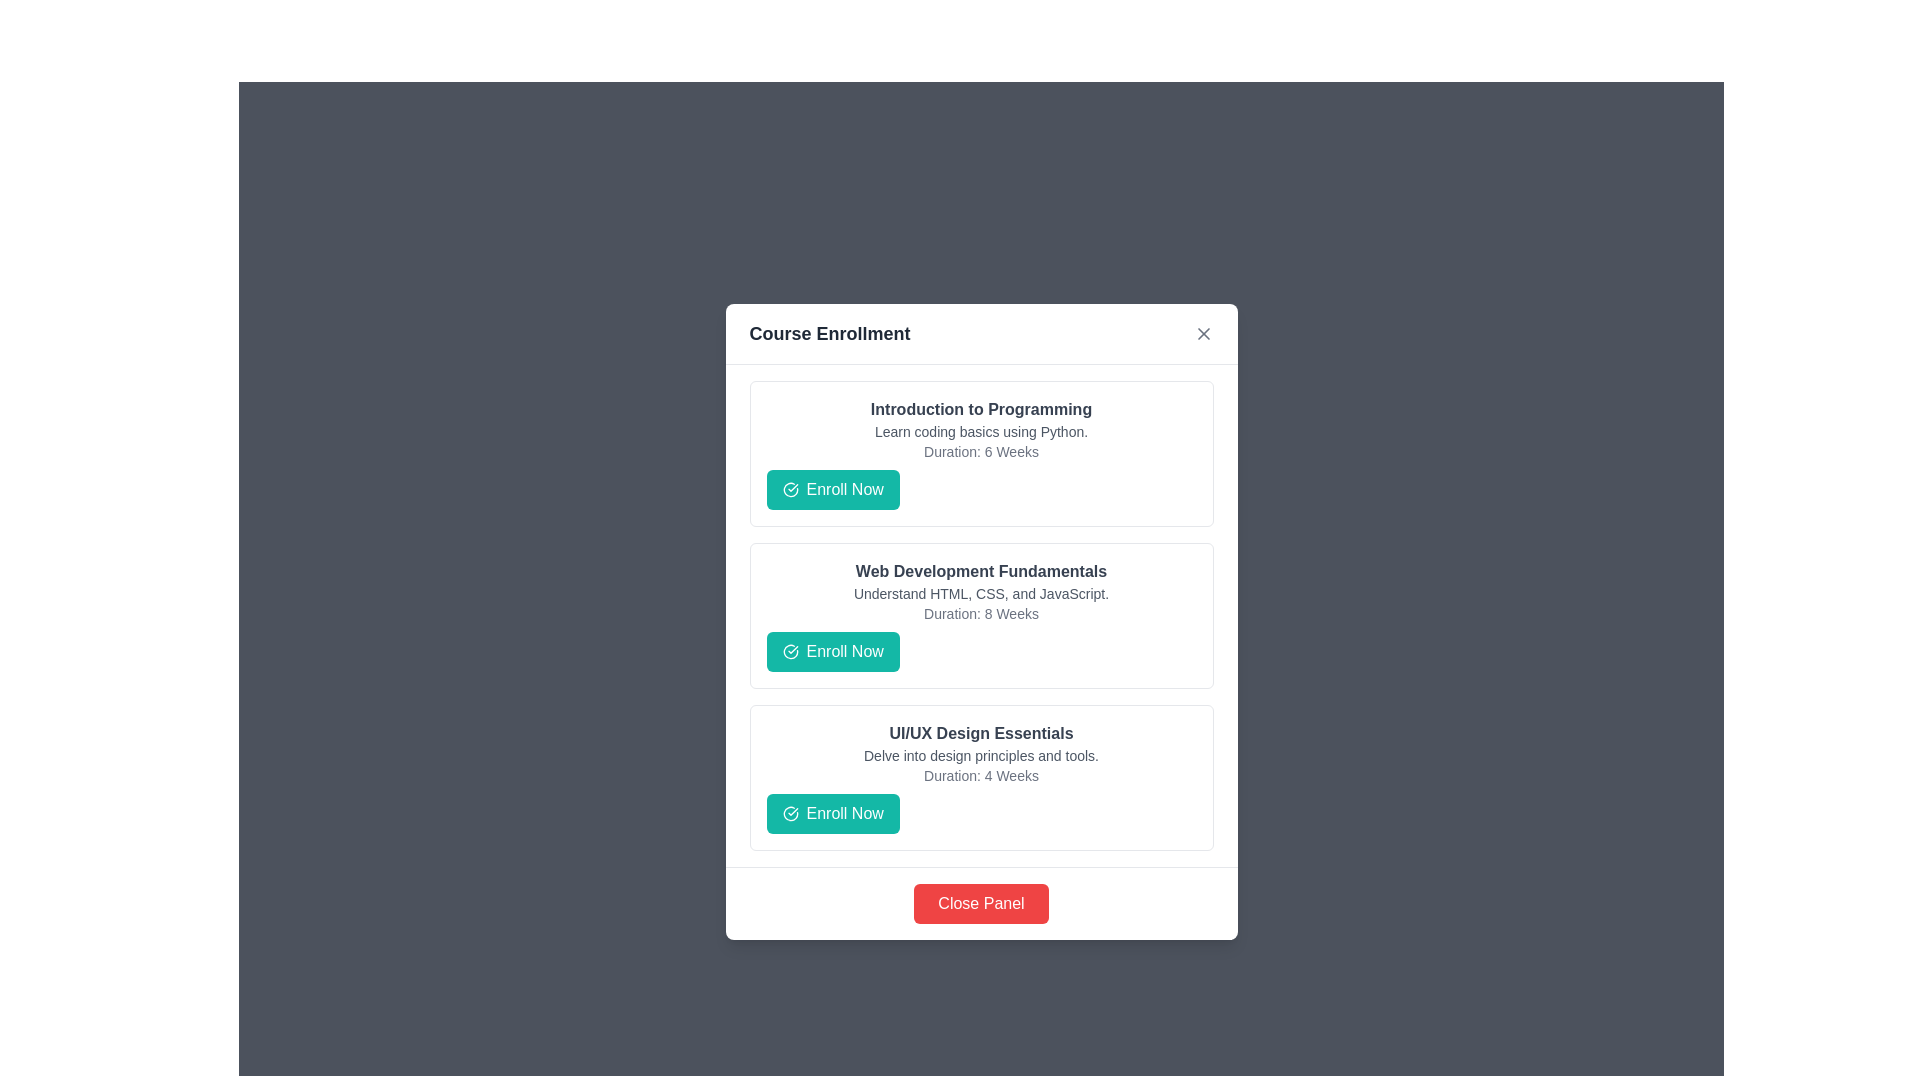  What do you see at coordinates (981, 777) in the screenshot?
I see `course details from the Card component titled 'UI/UX Design Essentials' which is the third card in a vertical stack within a modal dialog` at bounding box center [981, 777].